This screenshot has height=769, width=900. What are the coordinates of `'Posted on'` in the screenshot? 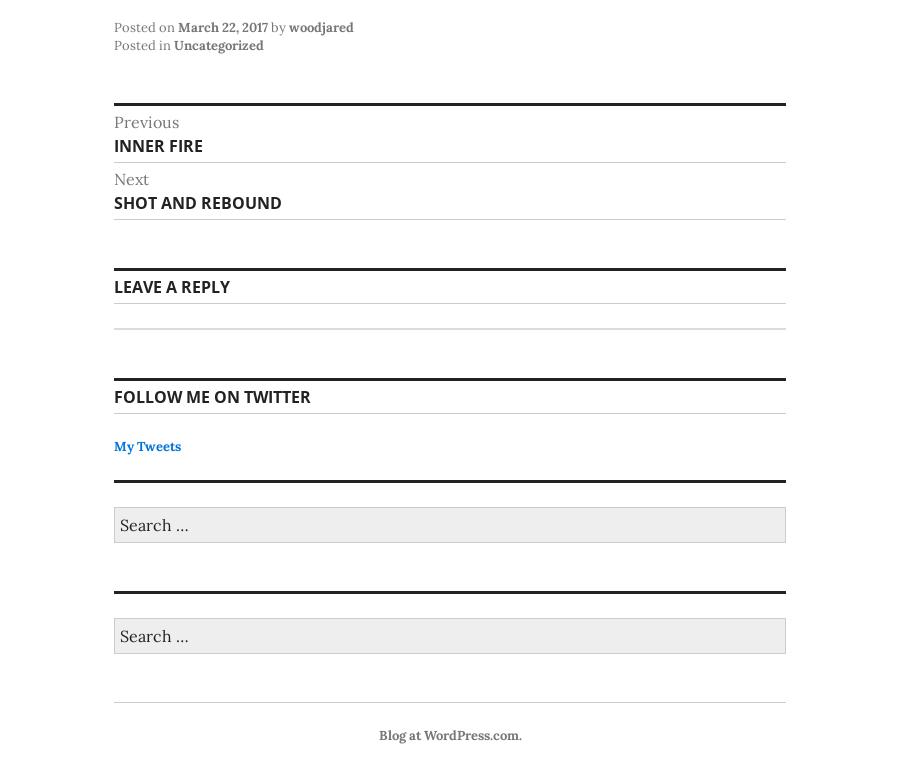 It's located at (145, 26).